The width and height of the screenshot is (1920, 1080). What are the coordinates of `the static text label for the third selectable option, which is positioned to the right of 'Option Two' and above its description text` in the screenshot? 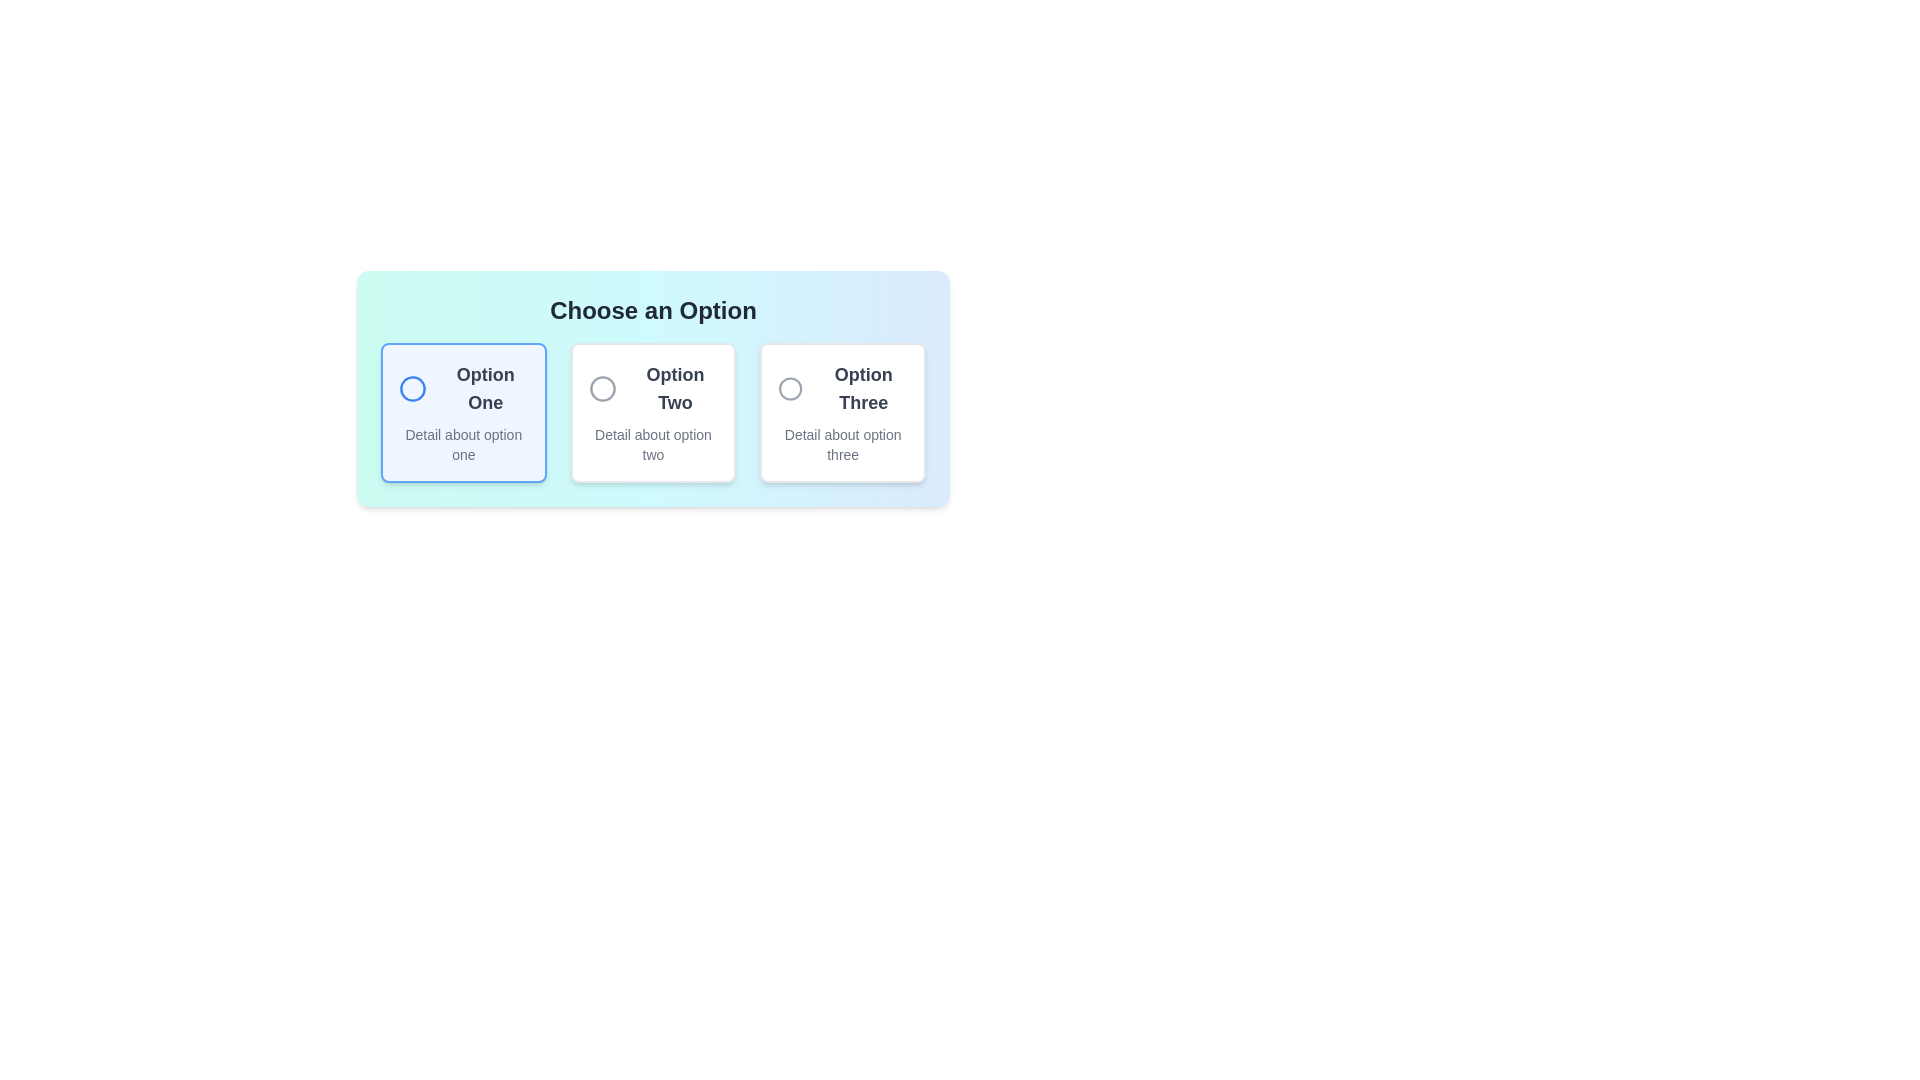 It's located at (863, 389).